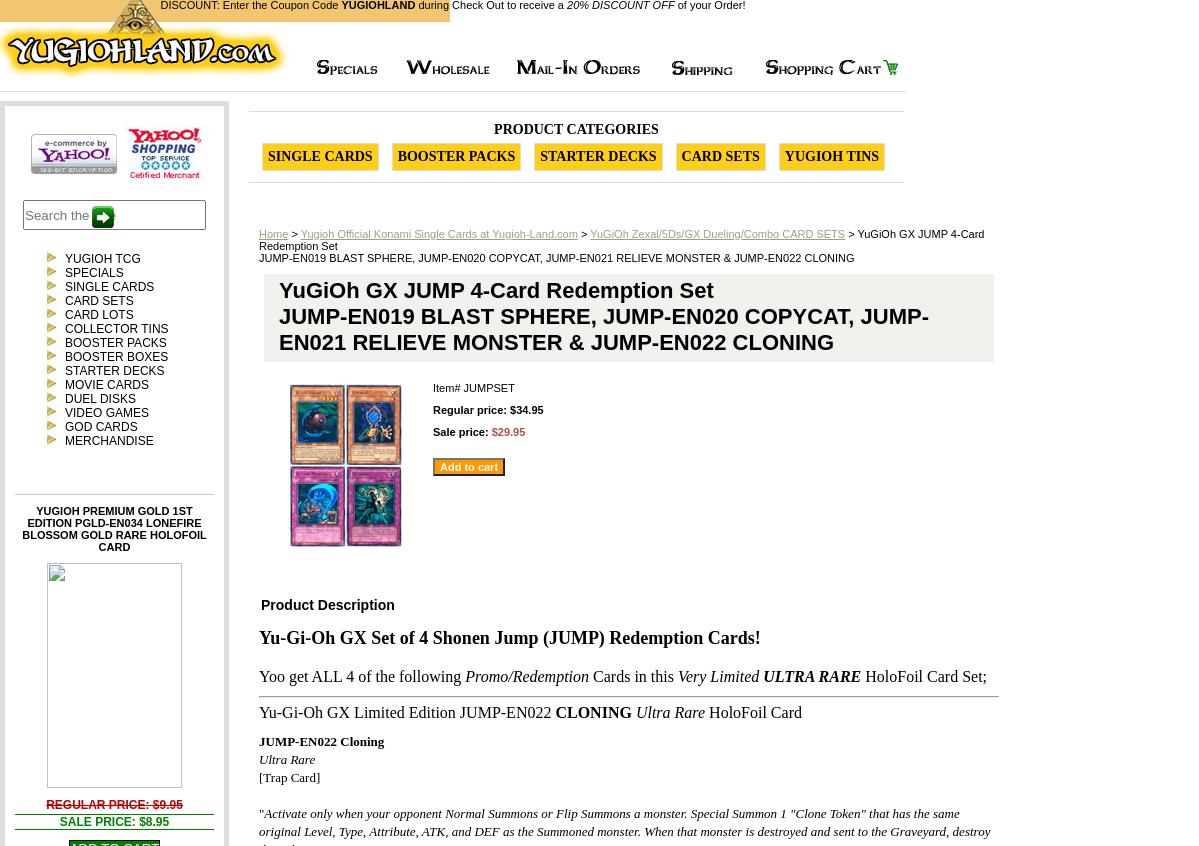 This screenshot has width=1199, height=846. What do you see at coordinates (115, 341) in the screenshot?
I see `'BOOSTER PACKS'` at bounding box center [115, 341].